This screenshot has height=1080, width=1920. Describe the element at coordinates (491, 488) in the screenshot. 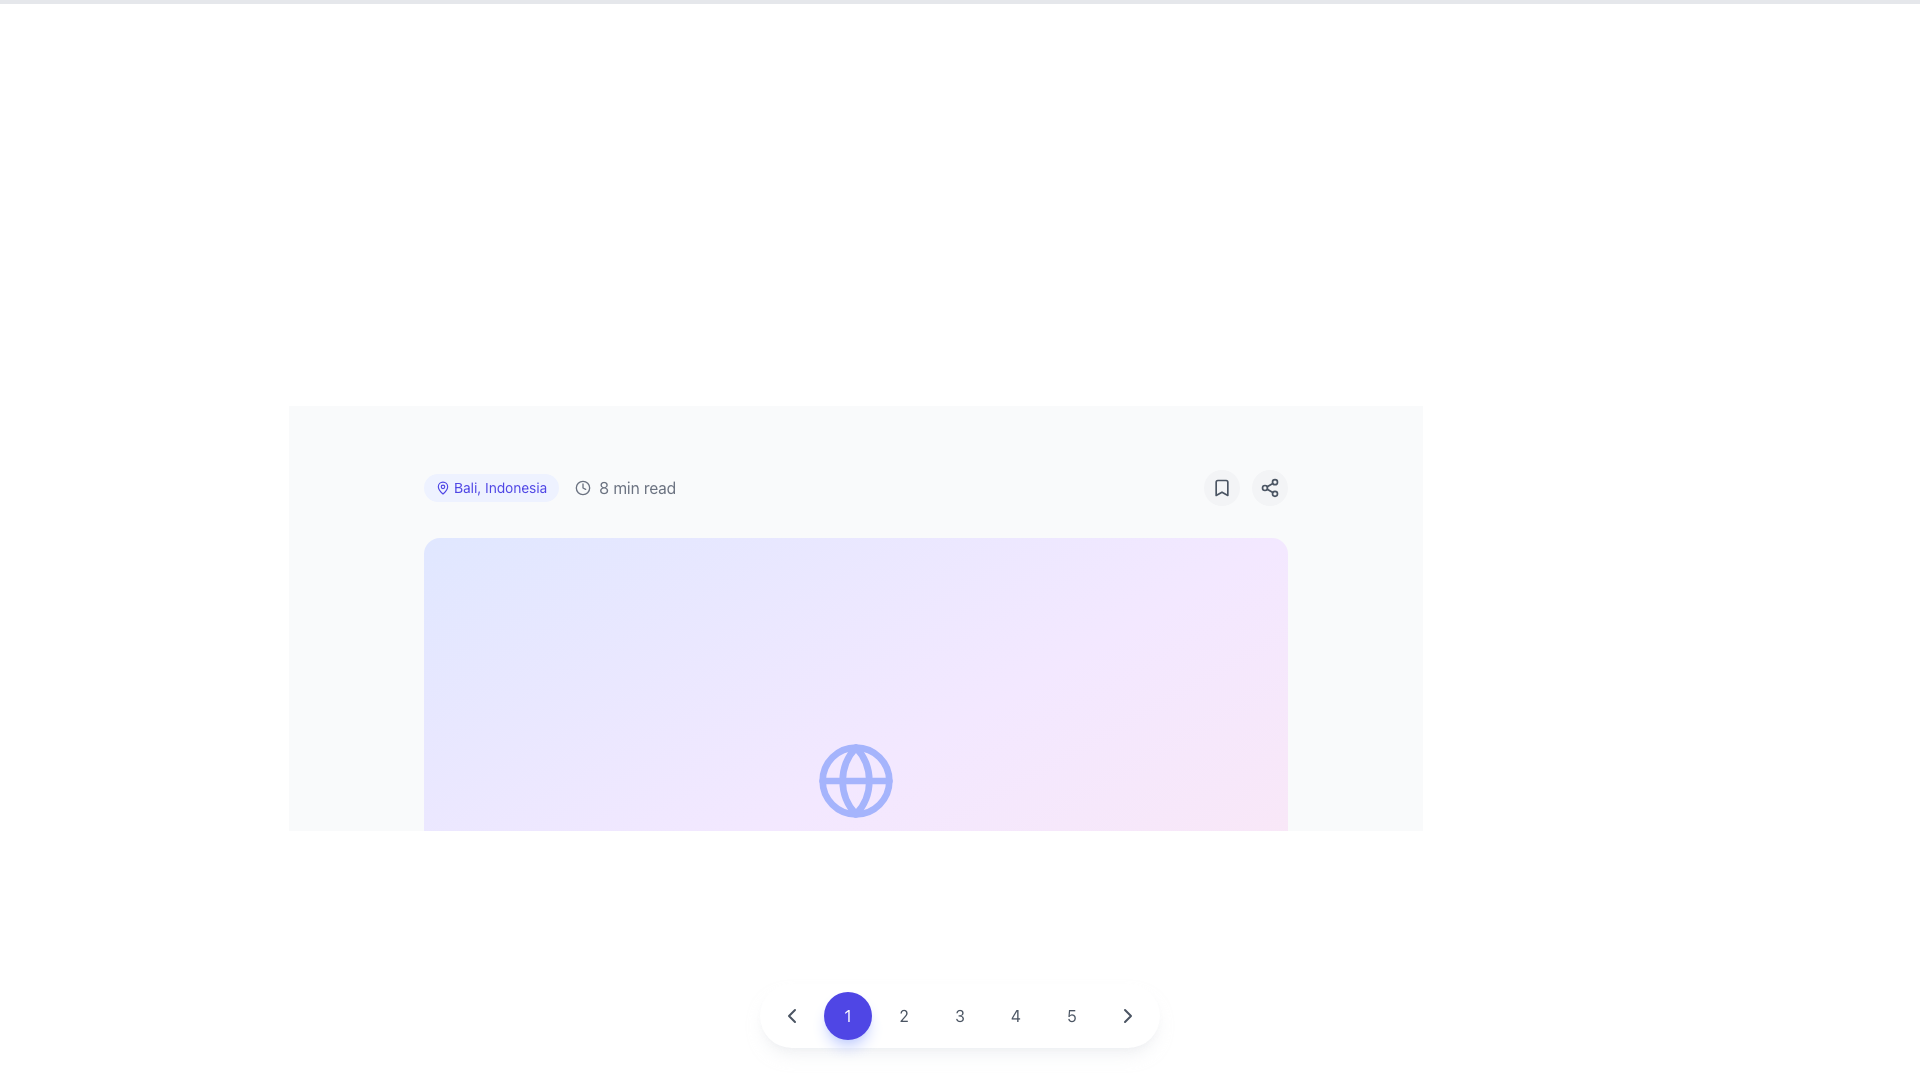

I see `the label displaying 'Bali, Indonesia' which is a rounded rectangle with a light indigo background and dark indigo text, accompanied by a location pin icon` at that location.